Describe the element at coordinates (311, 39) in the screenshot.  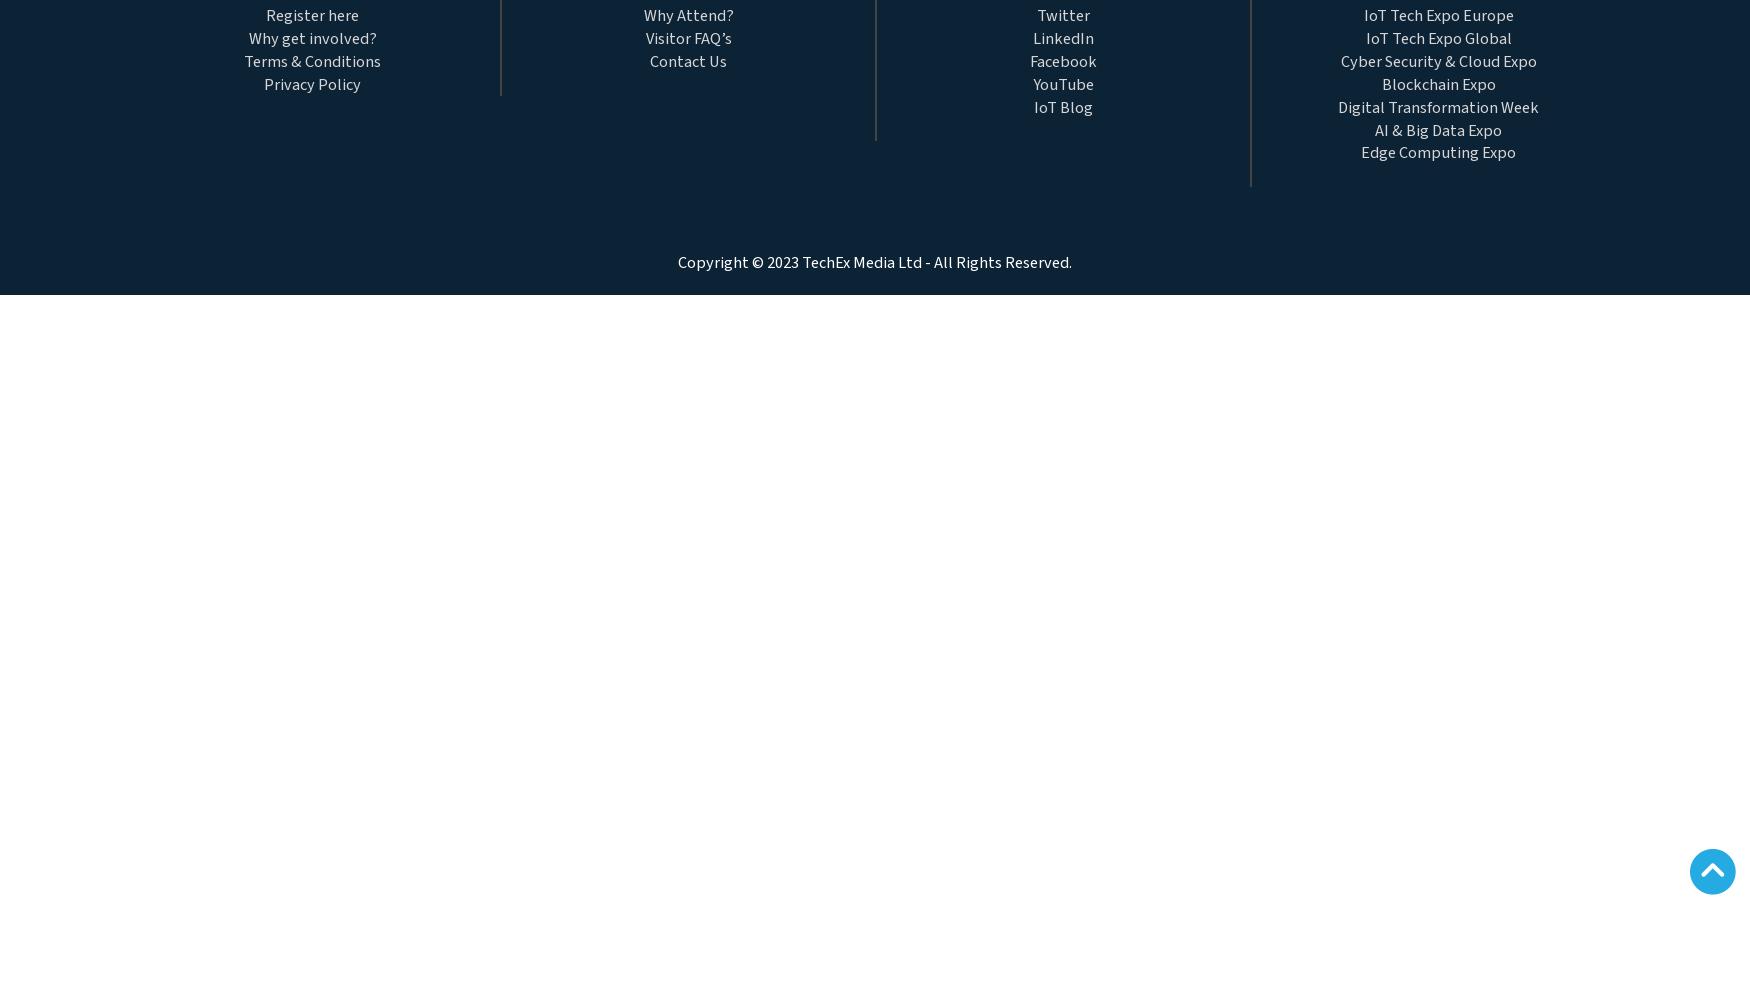
I see `'Why get involved?'` at that location.